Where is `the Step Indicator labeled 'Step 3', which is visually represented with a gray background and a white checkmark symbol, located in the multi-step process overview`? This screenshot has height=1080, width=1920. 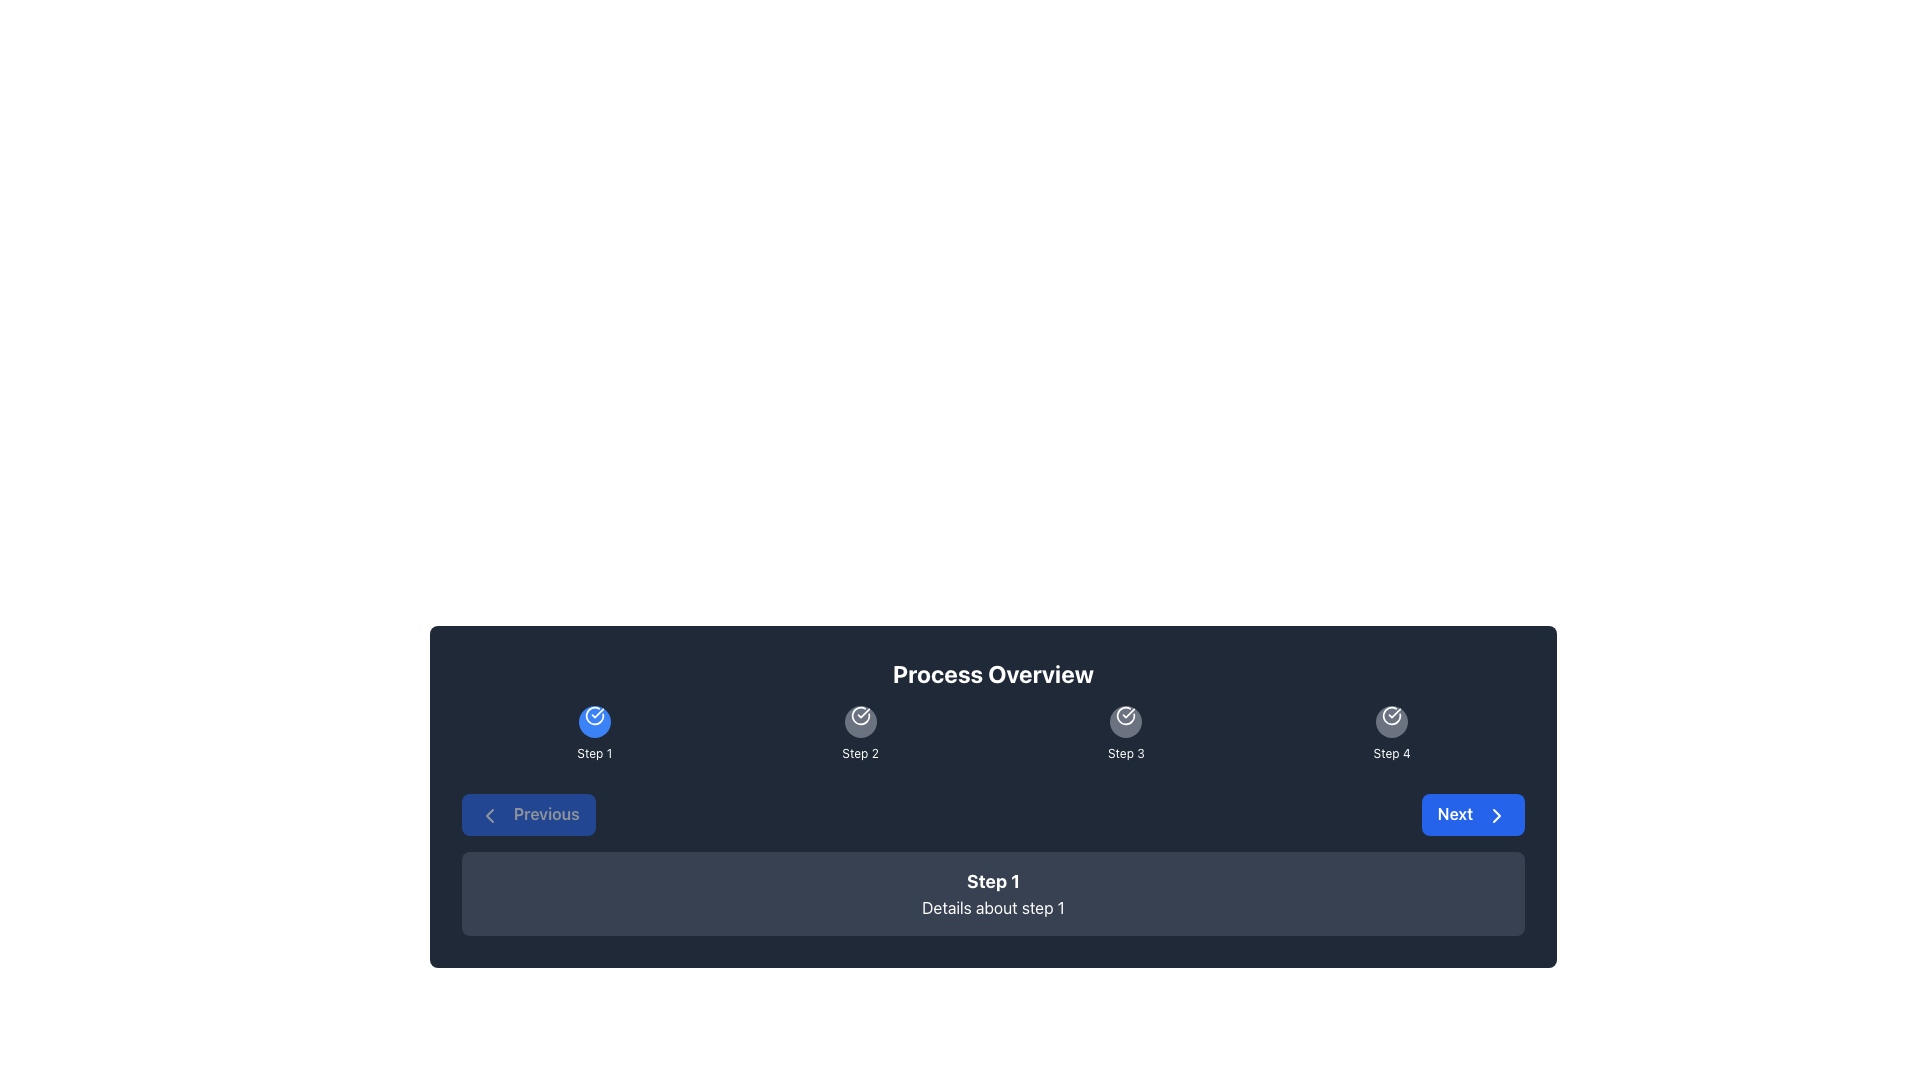 the Step Indicator labeled 'Step 3', which is visually represented with a gray background and a white checkmark symbol, located in the multi-step process overview is located at coordinates (1126, 733).